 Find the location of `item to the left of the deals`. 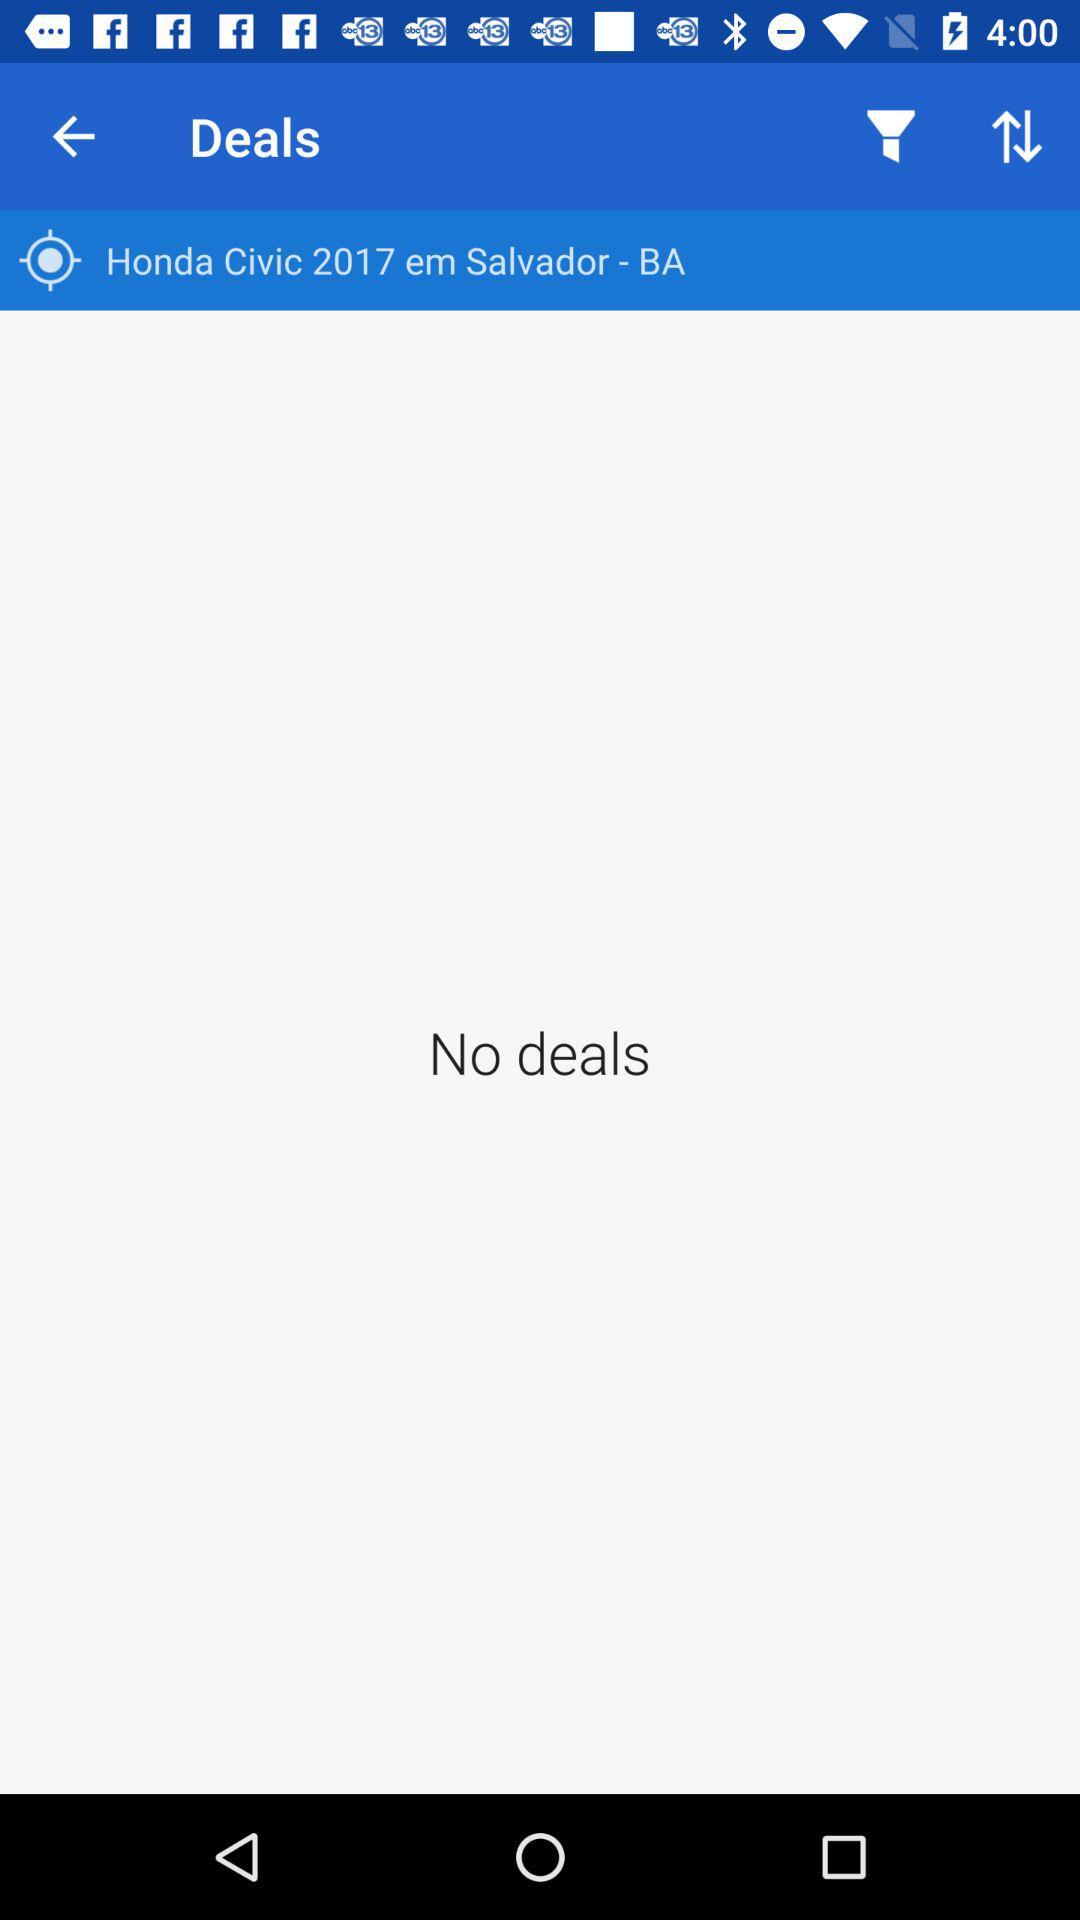

item to the left of the deals is located at coordinates (72, 135).